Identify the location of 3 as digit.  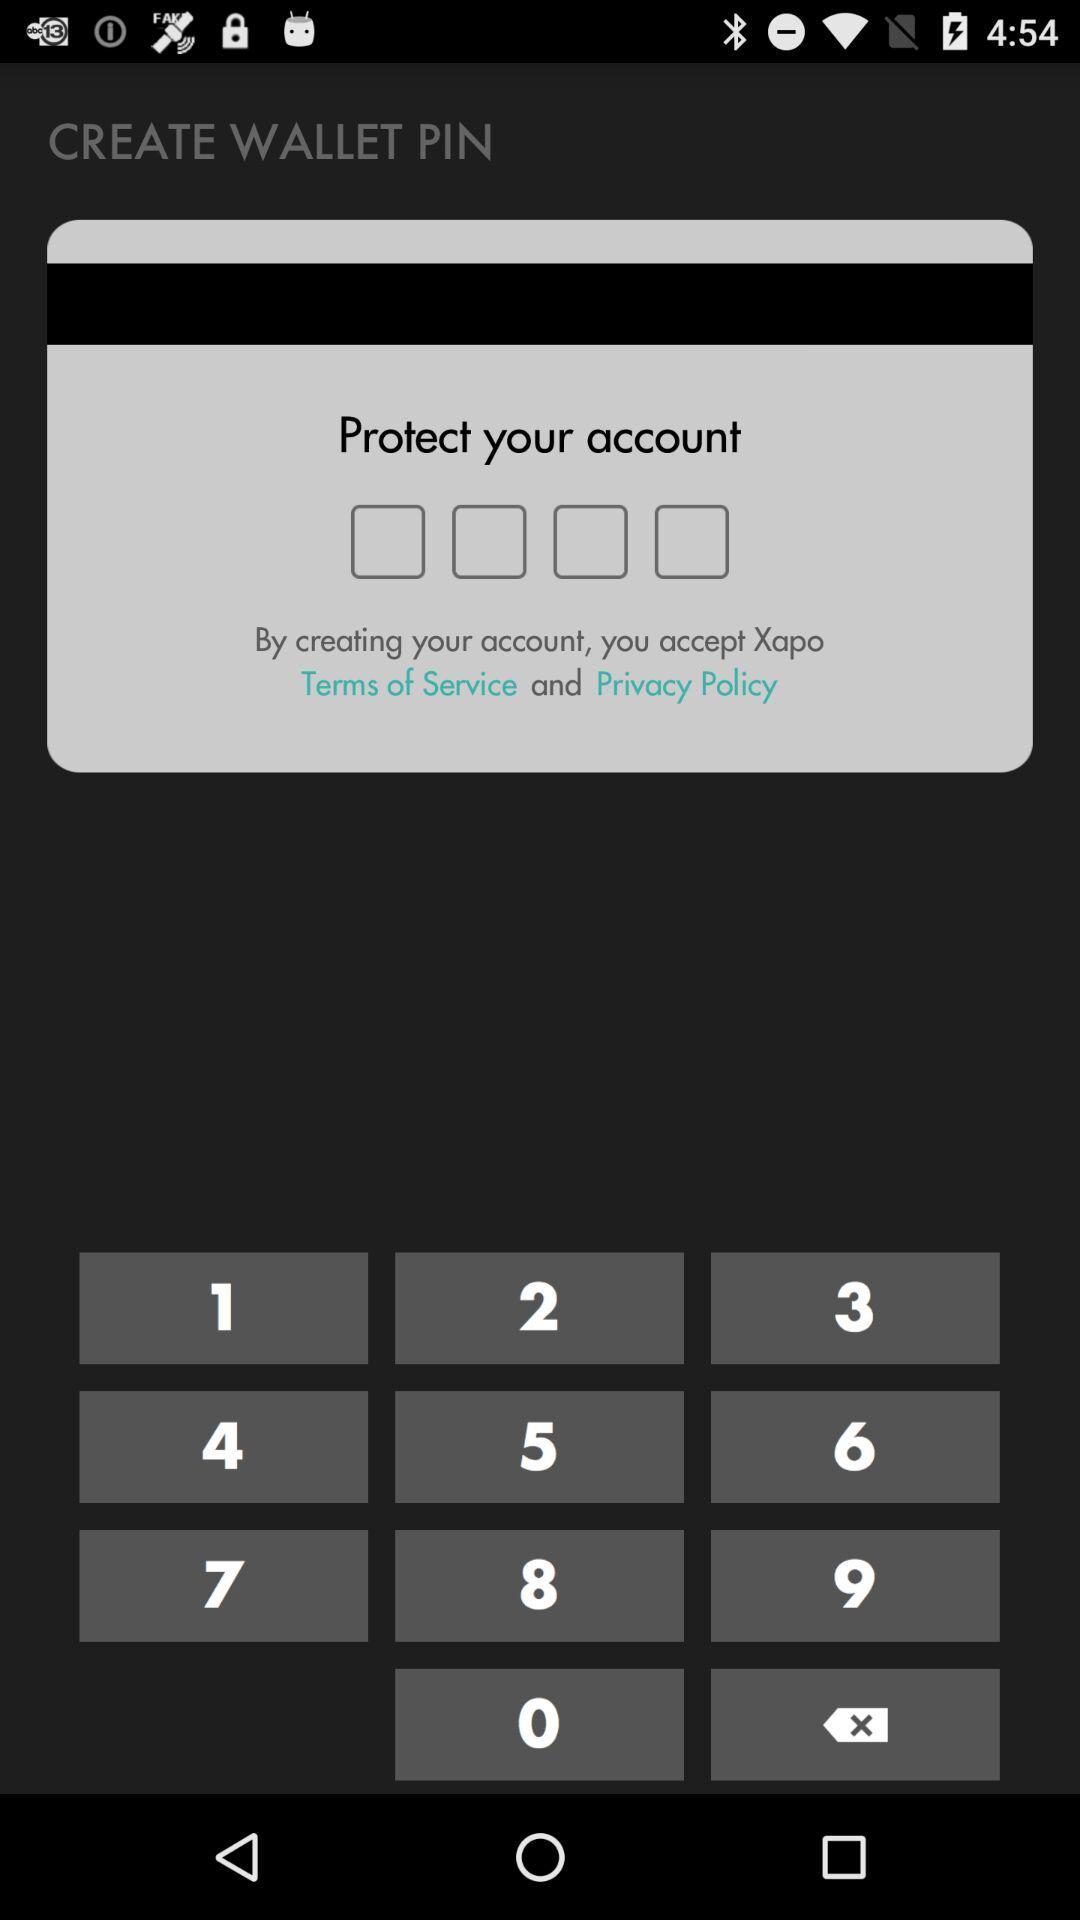
(855, 1308).